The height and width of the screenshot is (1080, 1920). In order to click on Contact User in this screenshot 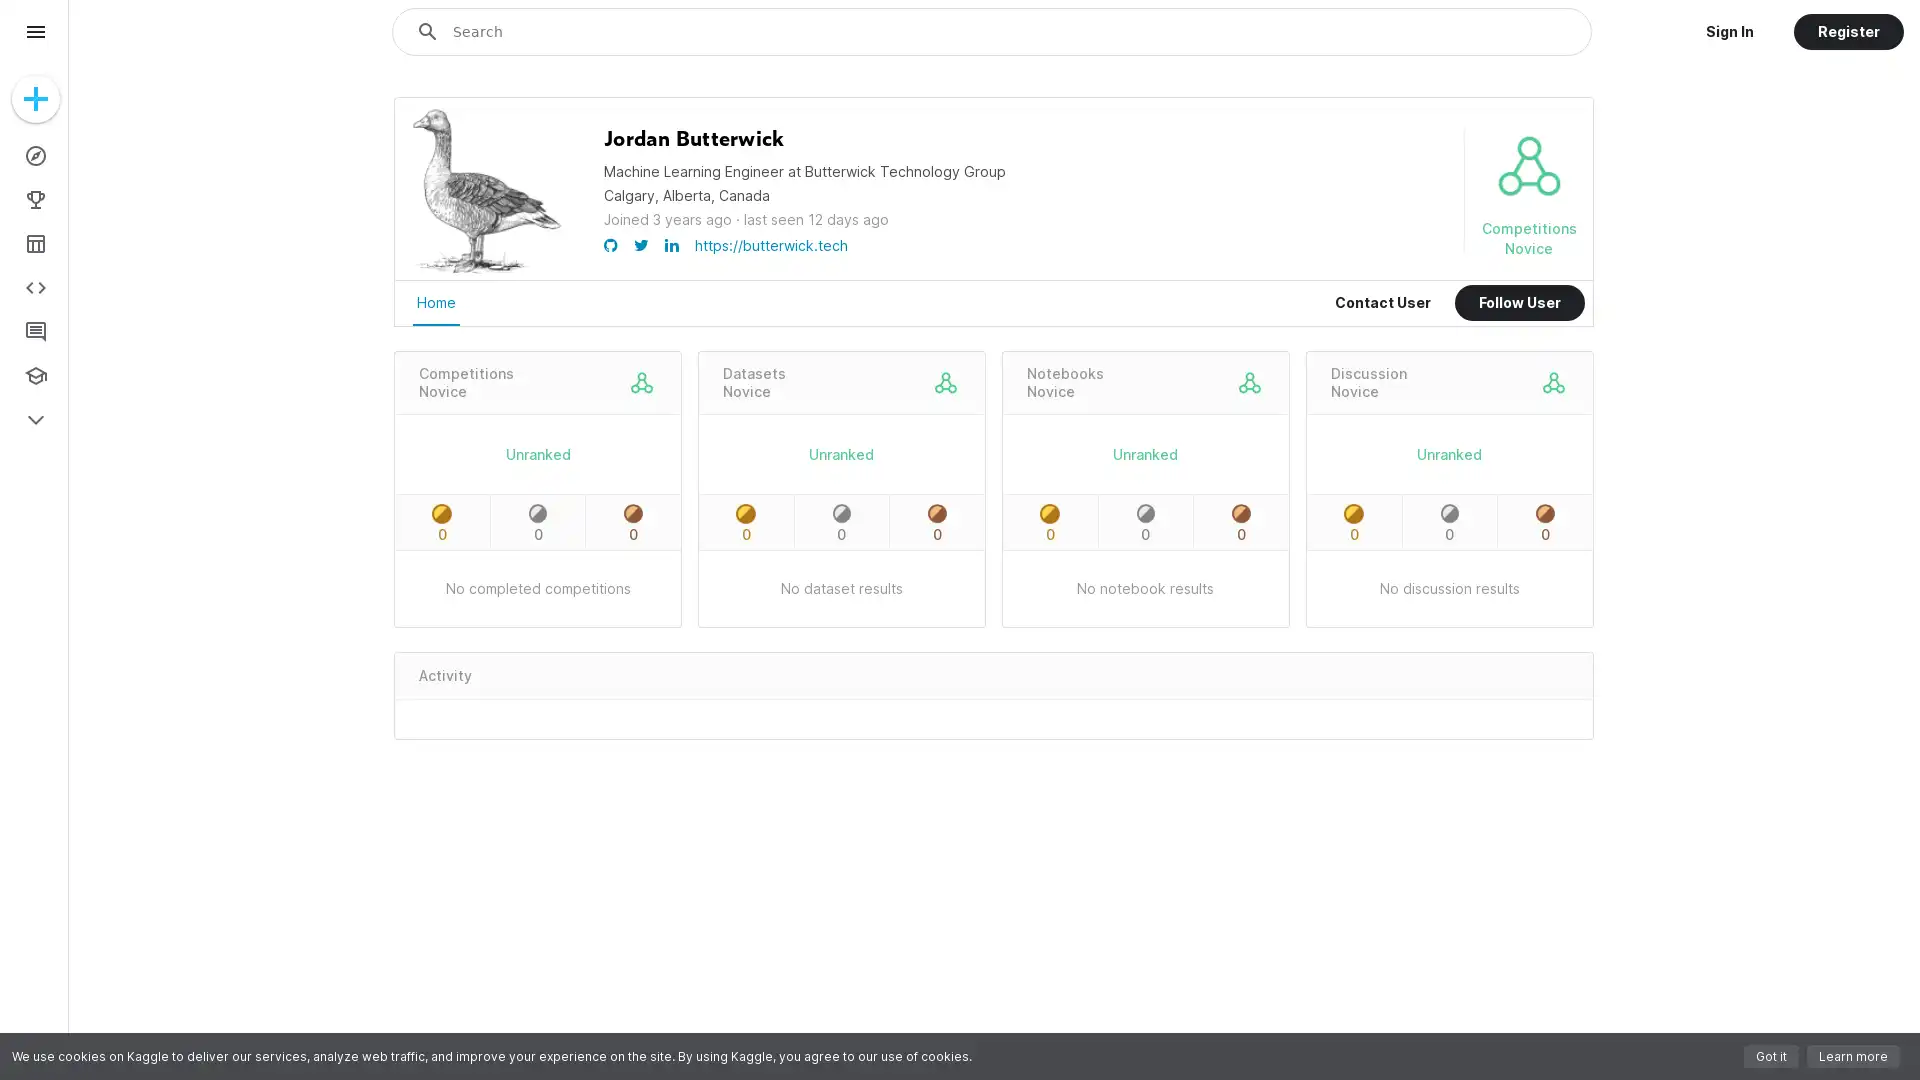, I will do `click(1381, 303)`.